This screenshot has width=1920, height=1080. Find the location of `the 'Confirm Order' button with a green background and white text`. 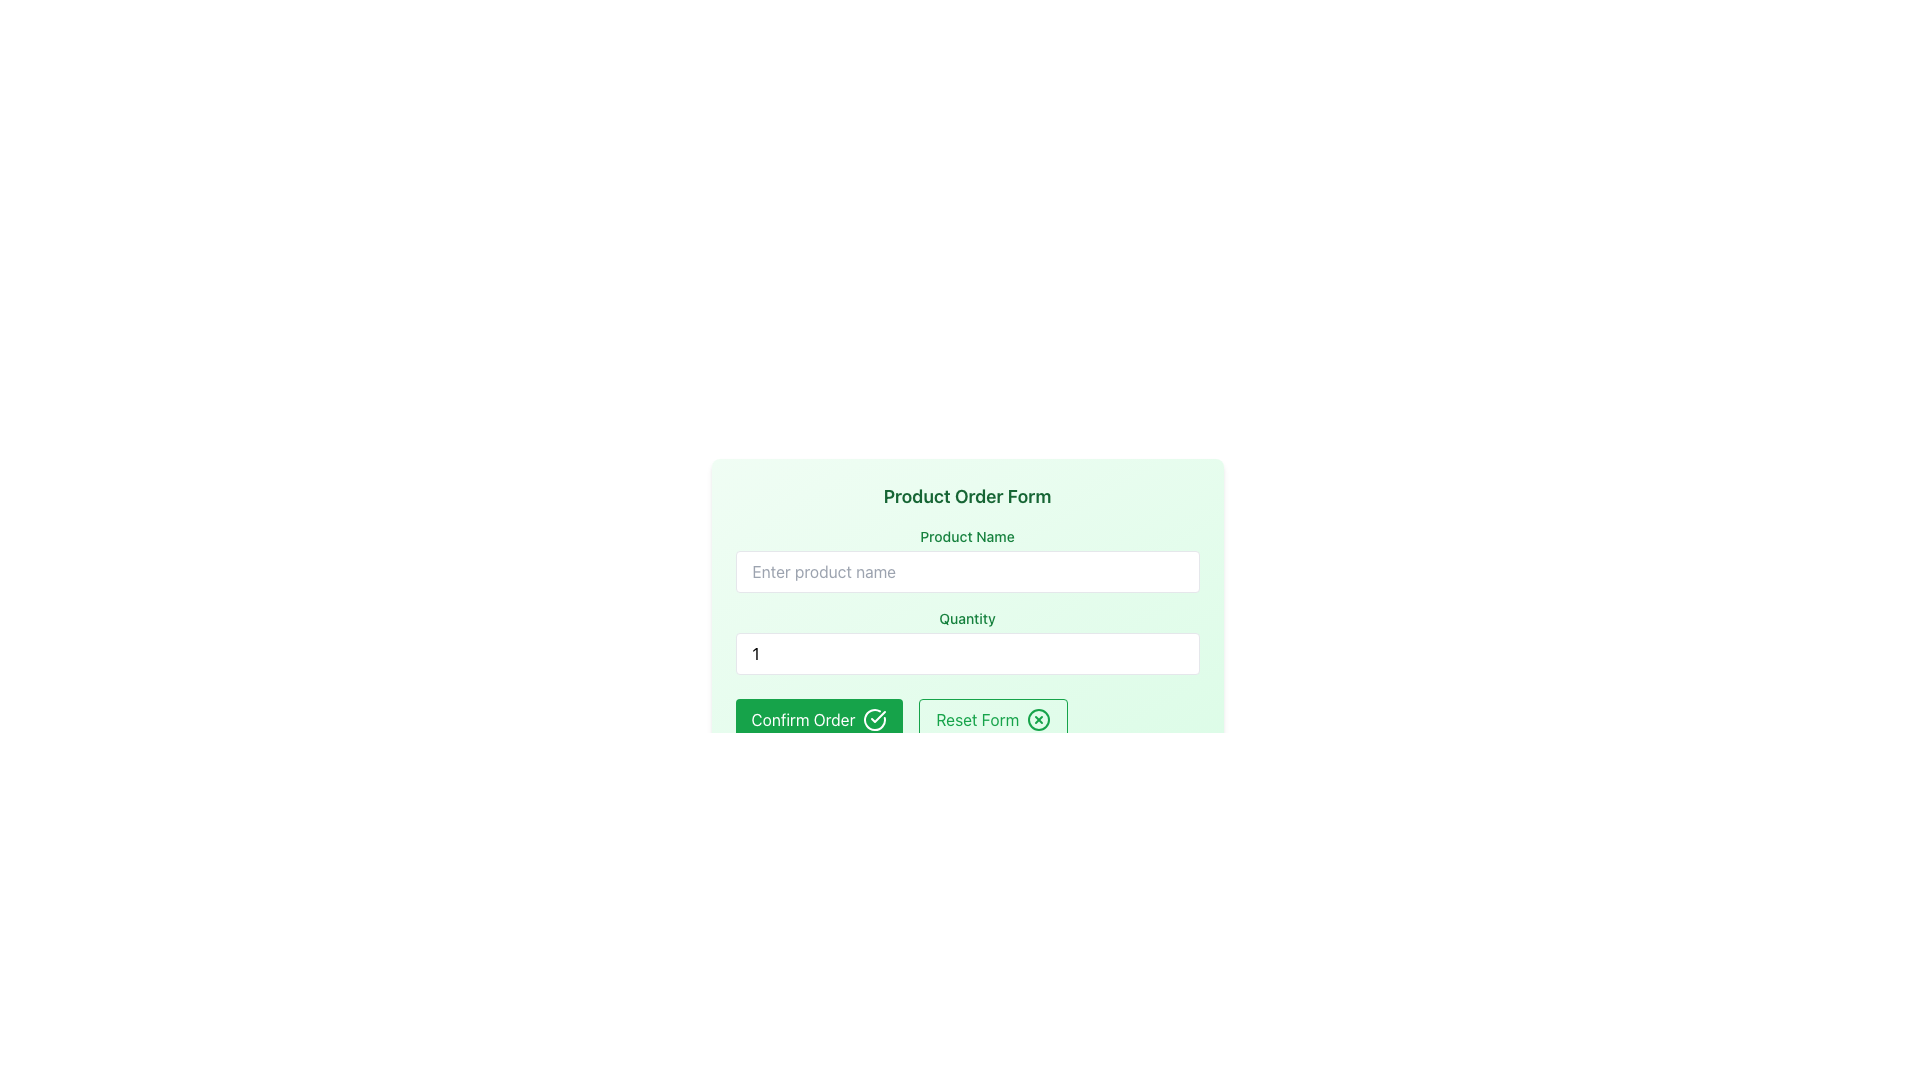

the 'Confirm Order' button with a green background and white text is located at coordinates (819, 720).